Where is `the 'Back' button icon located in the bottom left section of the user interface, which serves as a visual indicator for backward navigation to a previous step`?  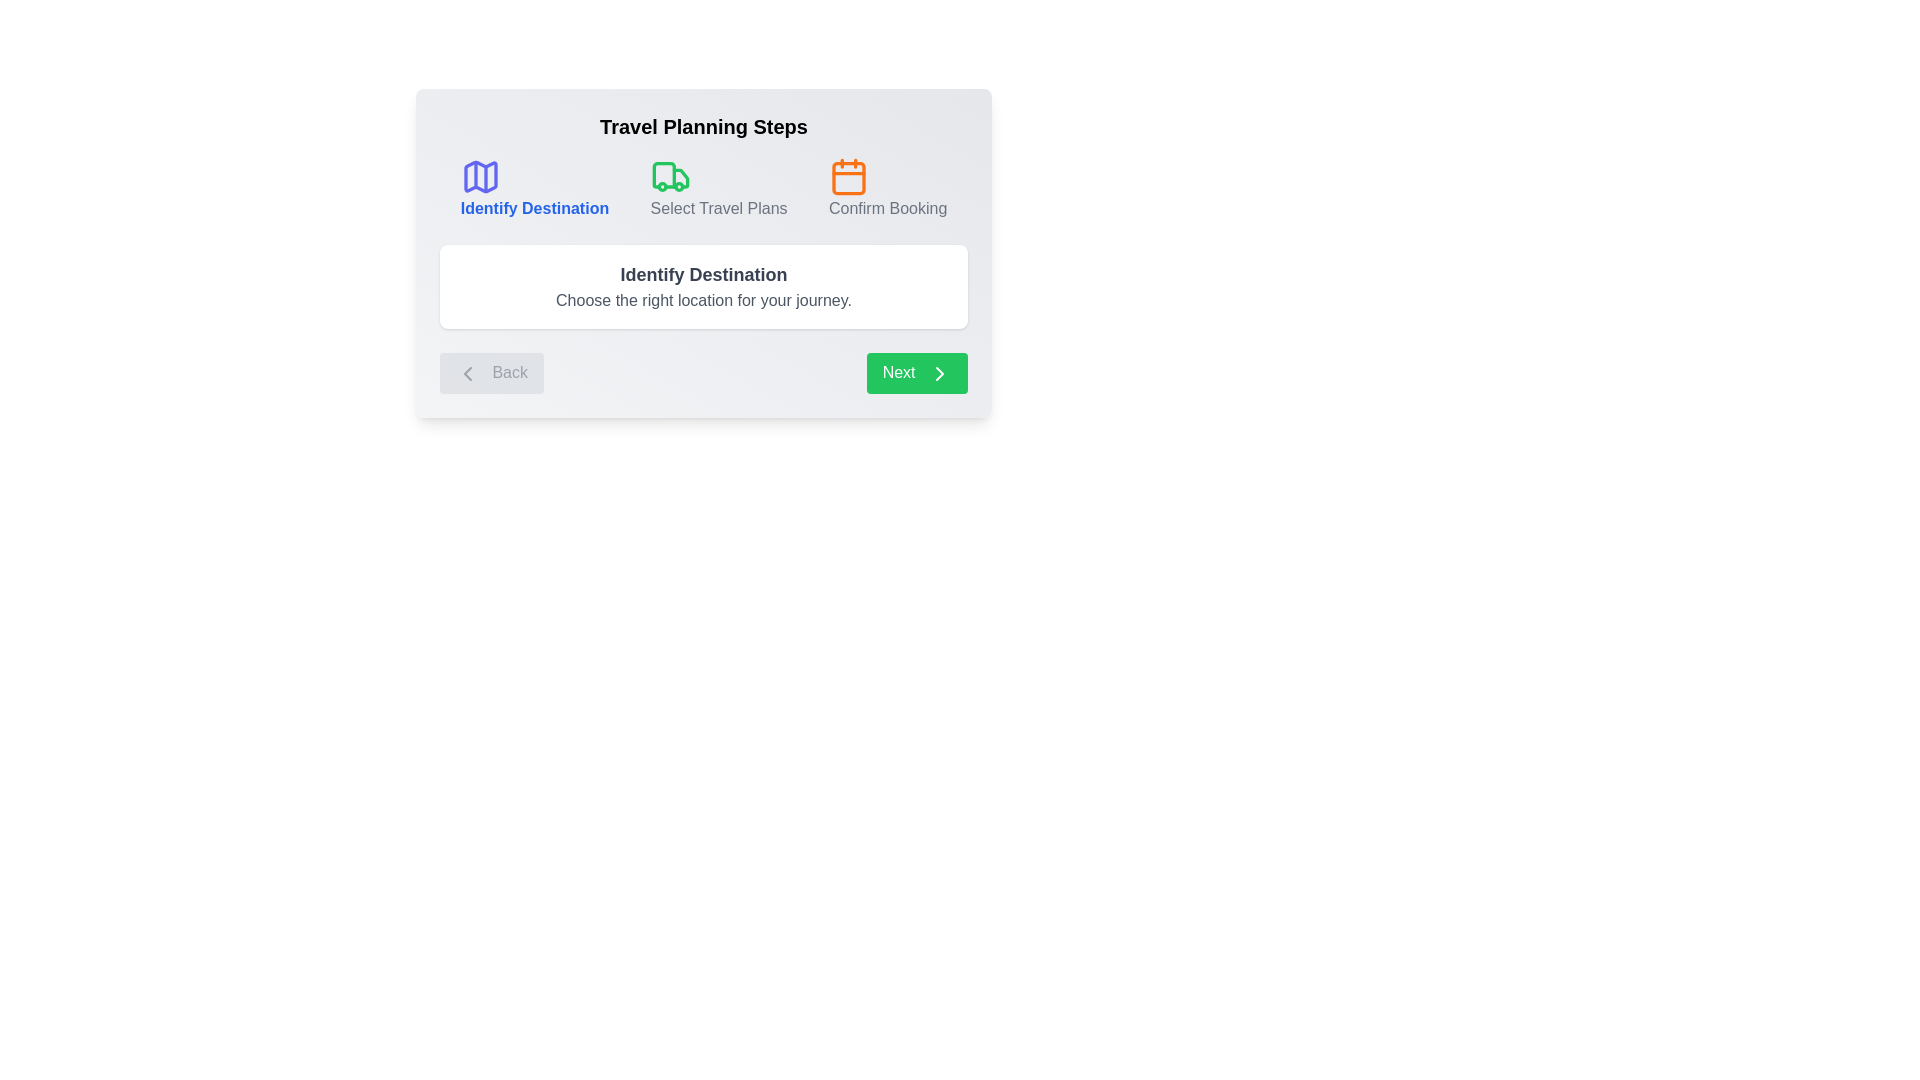
the 'Back' button icon located in the bottom left section of the user interface, which serves as a visual indicator for backward navigation to a previous step is located at coordinates (466, 373).